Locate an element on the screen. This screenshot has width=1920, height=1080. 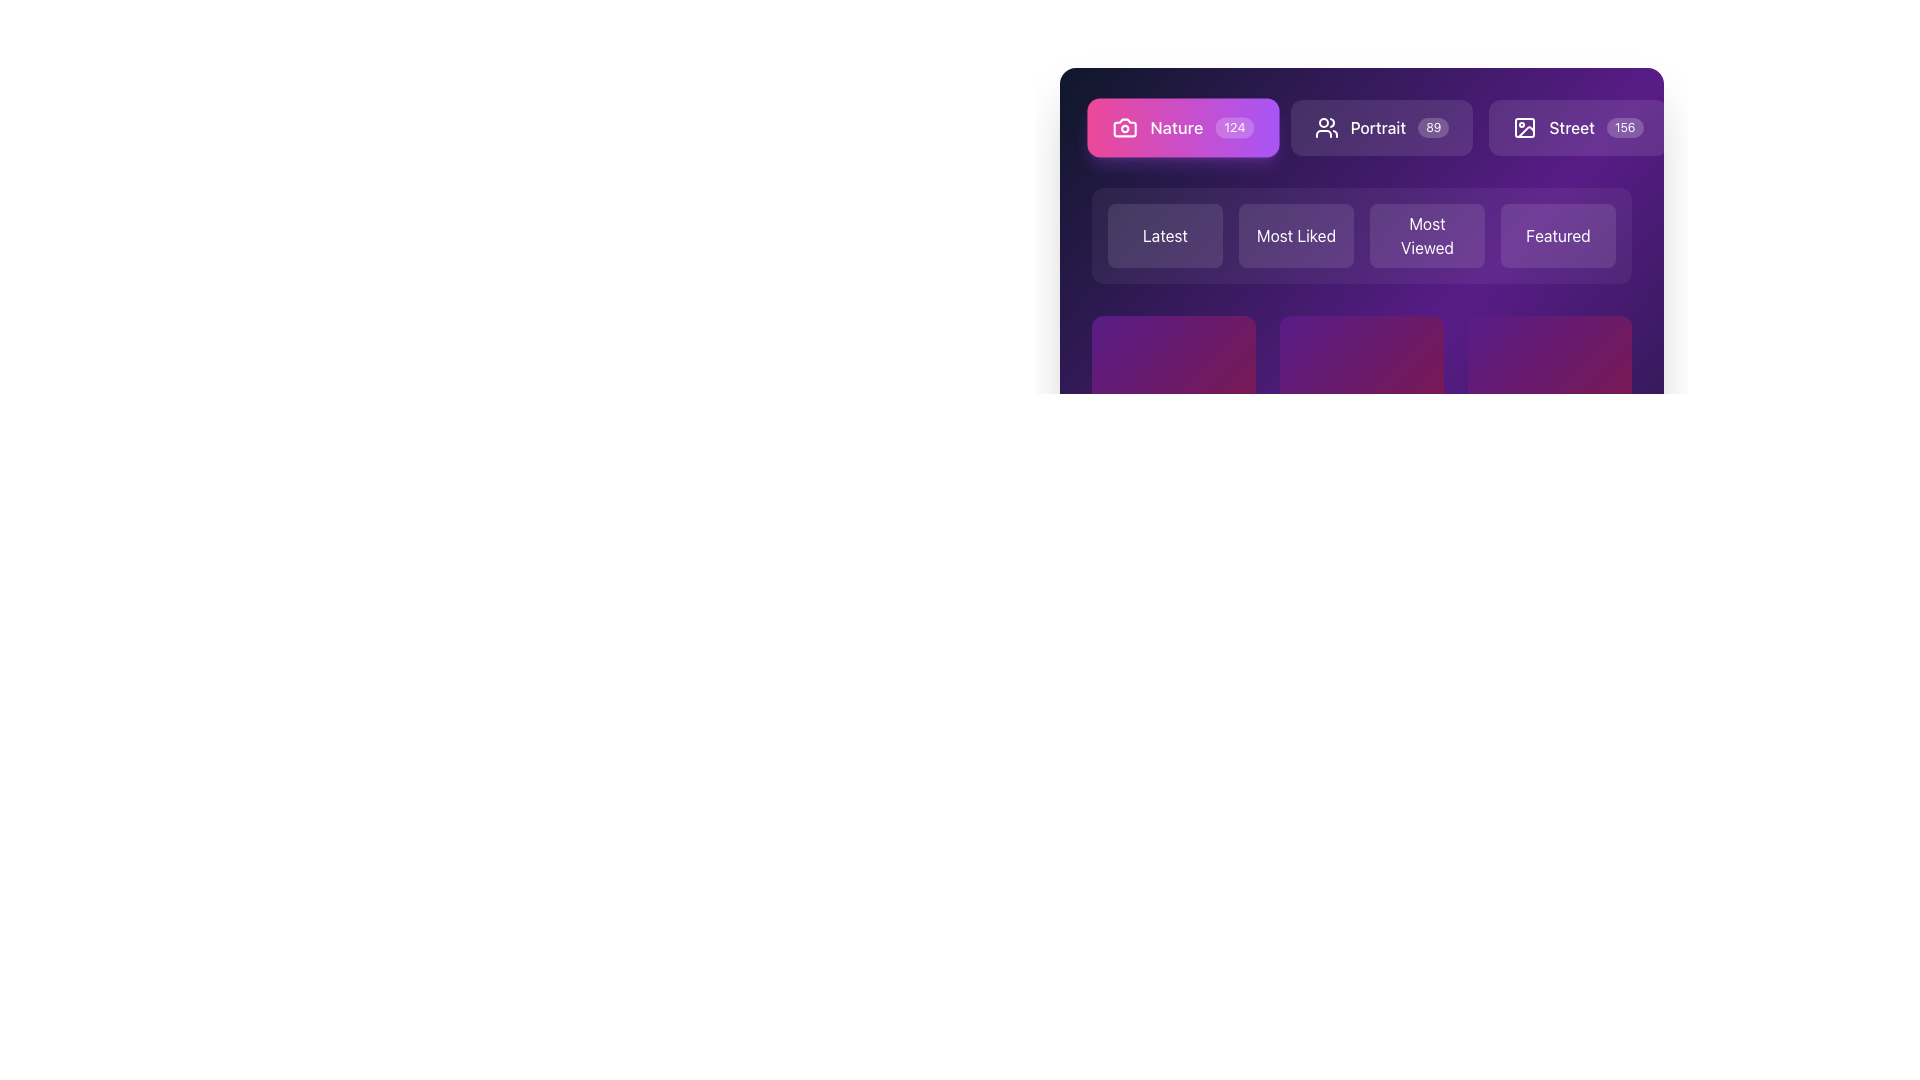
the 'Portrait' button in the top navigation bar is located at coordinates (1381, 127).